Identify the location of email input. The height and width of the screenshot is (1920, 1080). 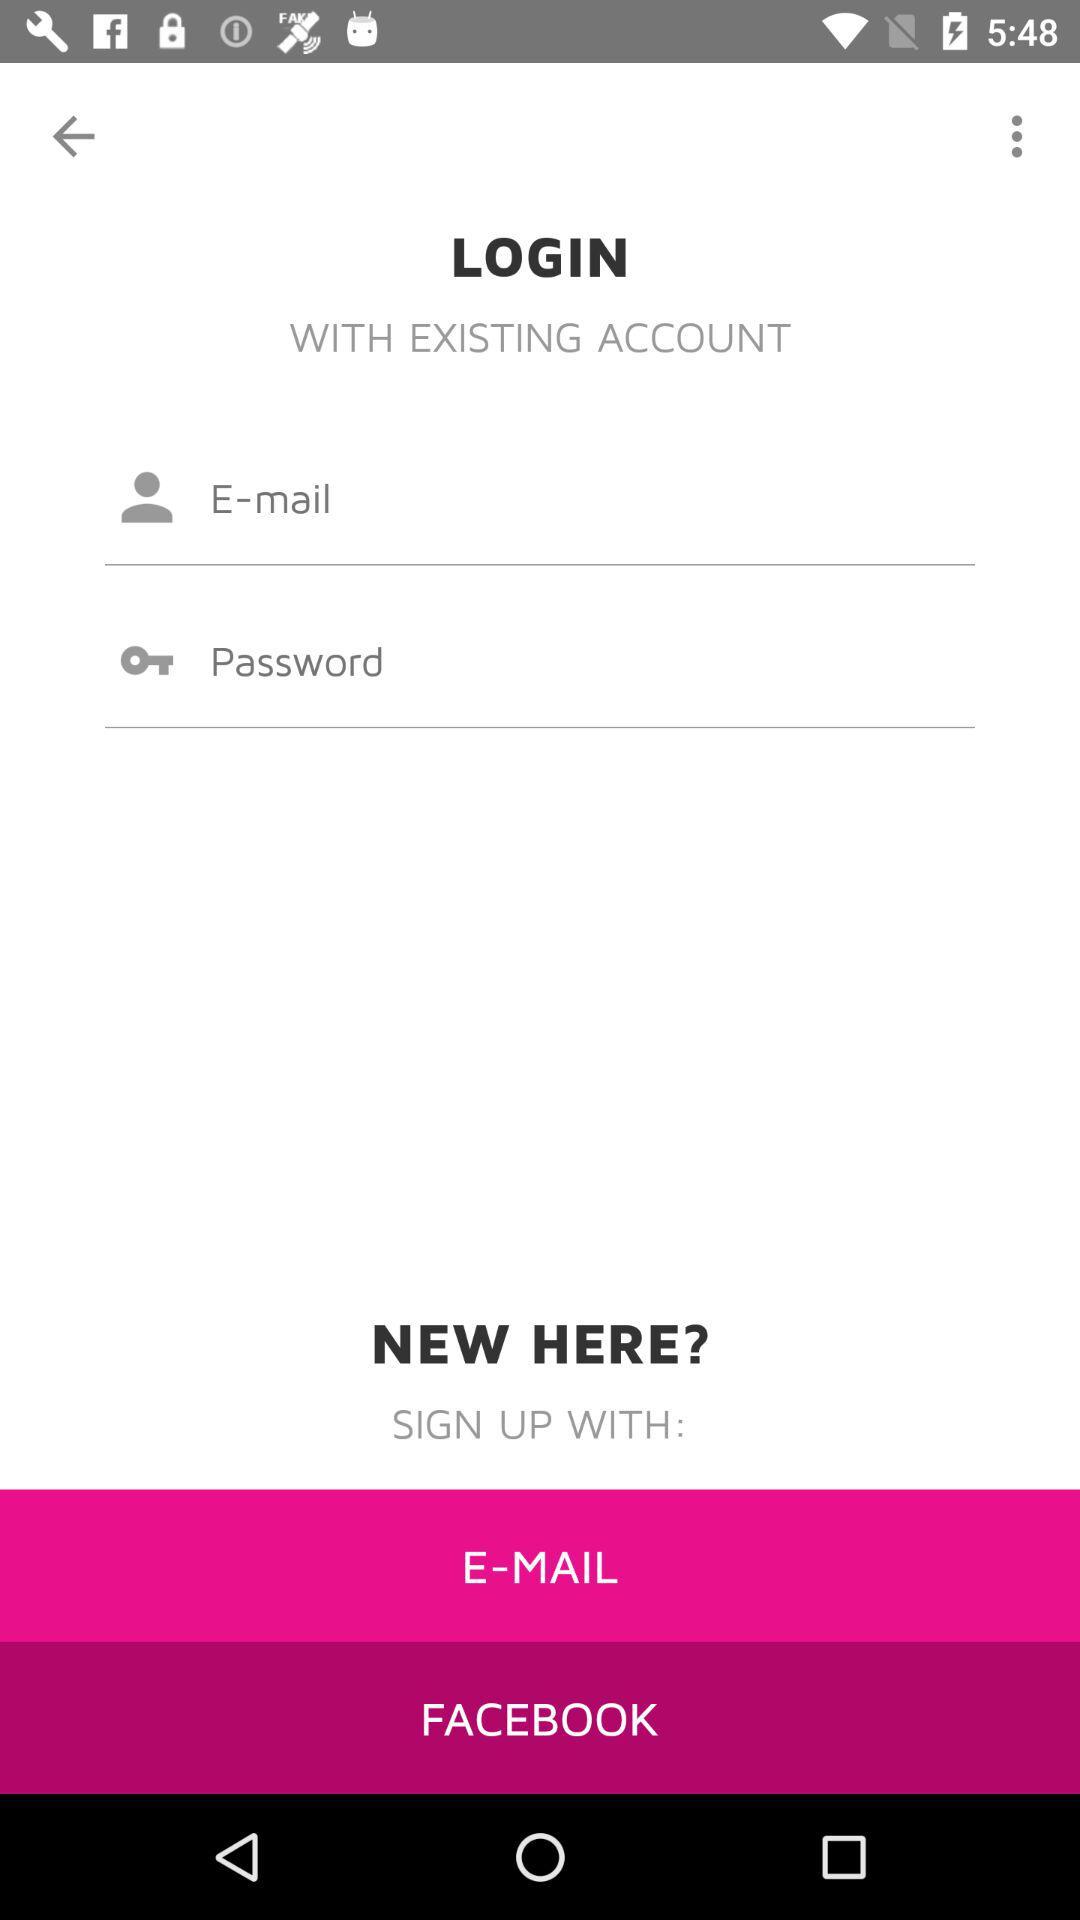
(540, 497).